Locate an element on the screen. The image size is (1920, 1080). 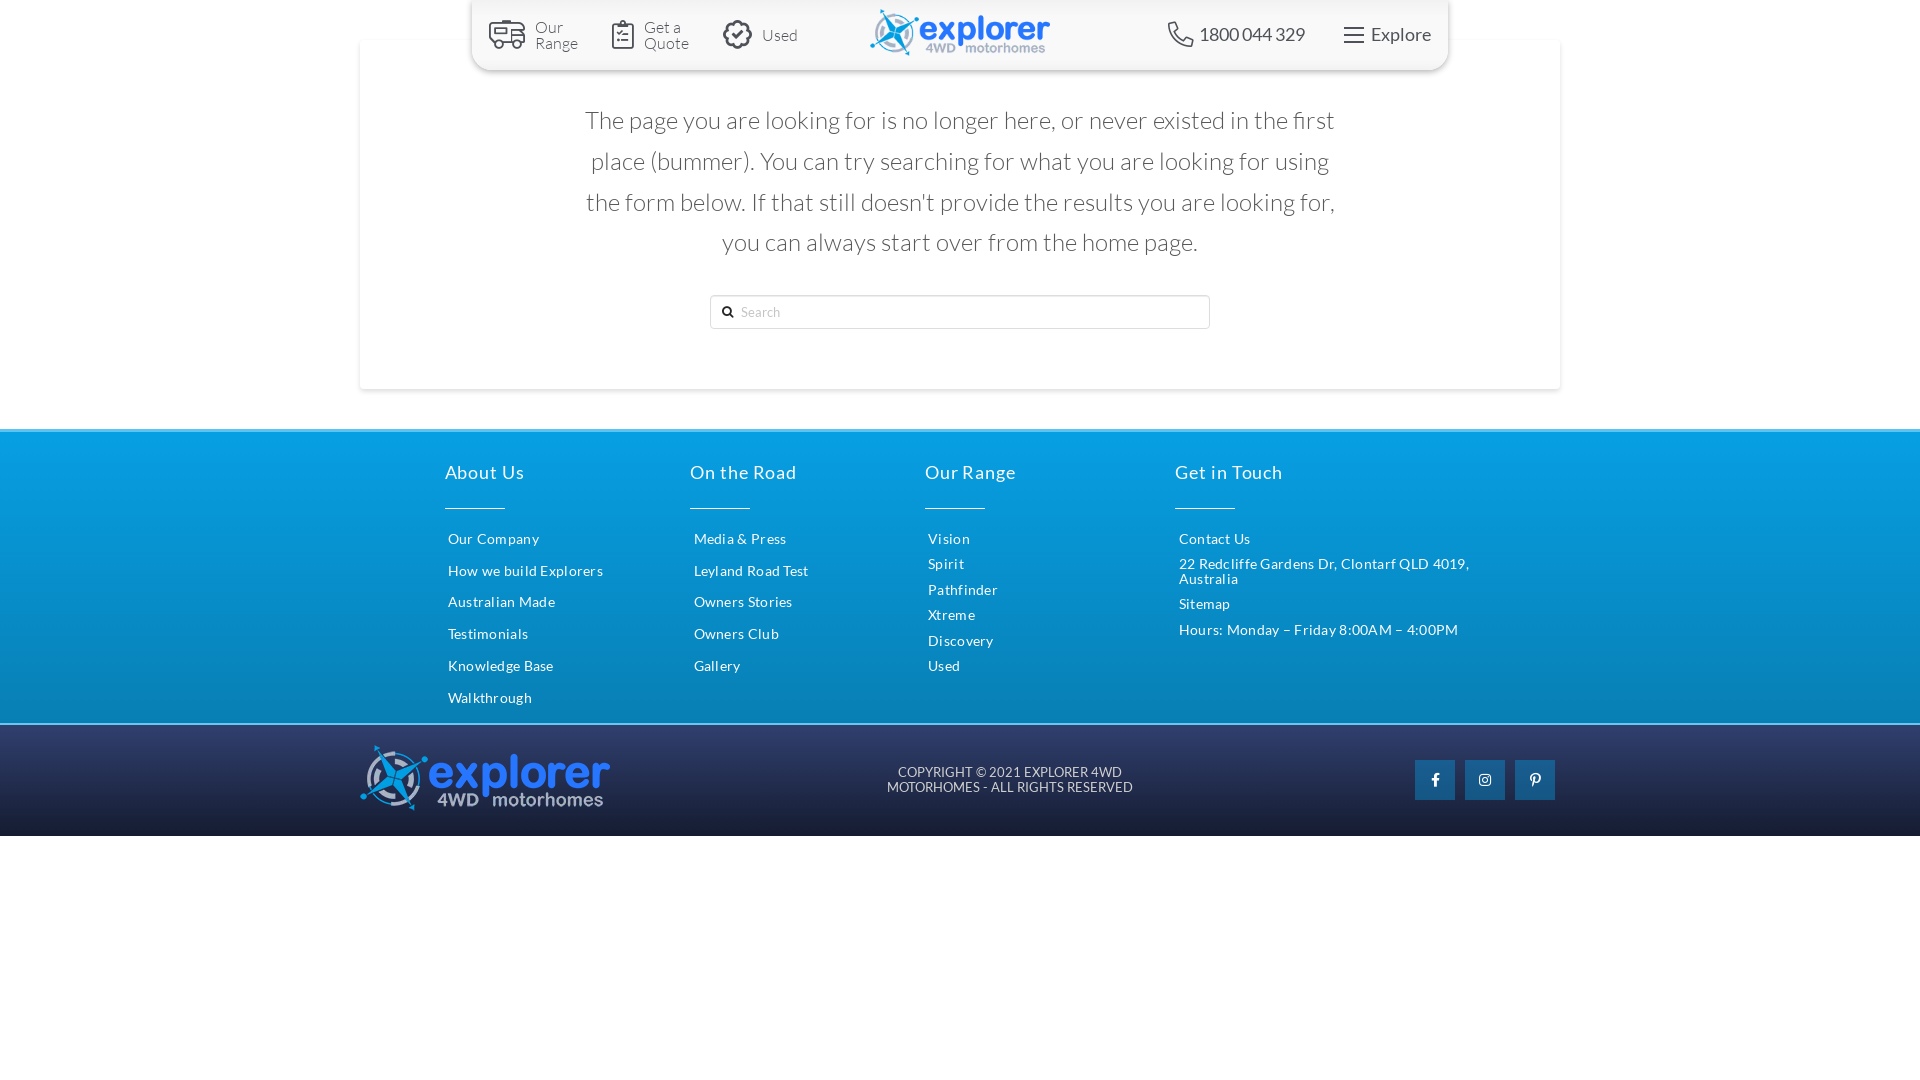
'Our Company' is located at coordinates (443, 540).